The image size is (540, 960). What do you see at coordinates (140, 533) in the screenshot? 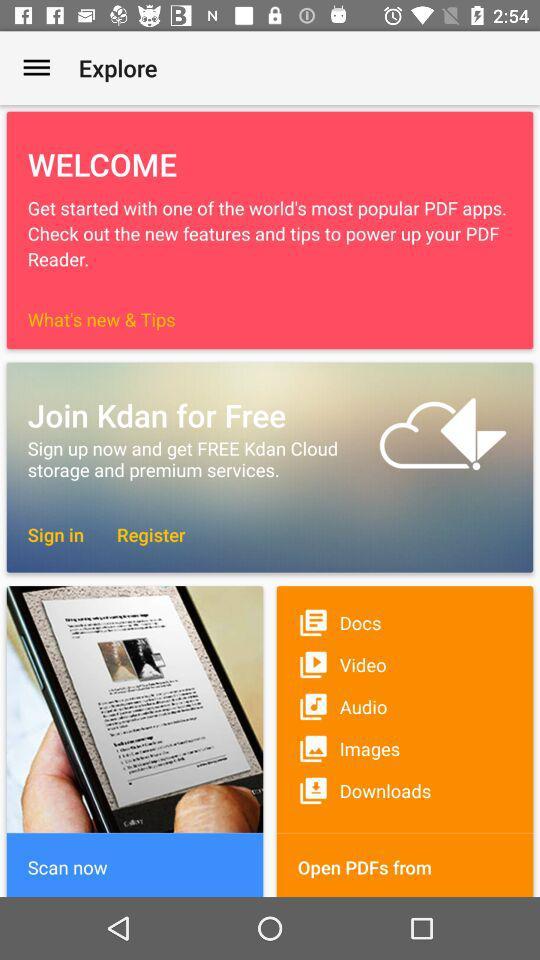
I see `the item to the right of the sign in item` at bounding box center [140, 533].